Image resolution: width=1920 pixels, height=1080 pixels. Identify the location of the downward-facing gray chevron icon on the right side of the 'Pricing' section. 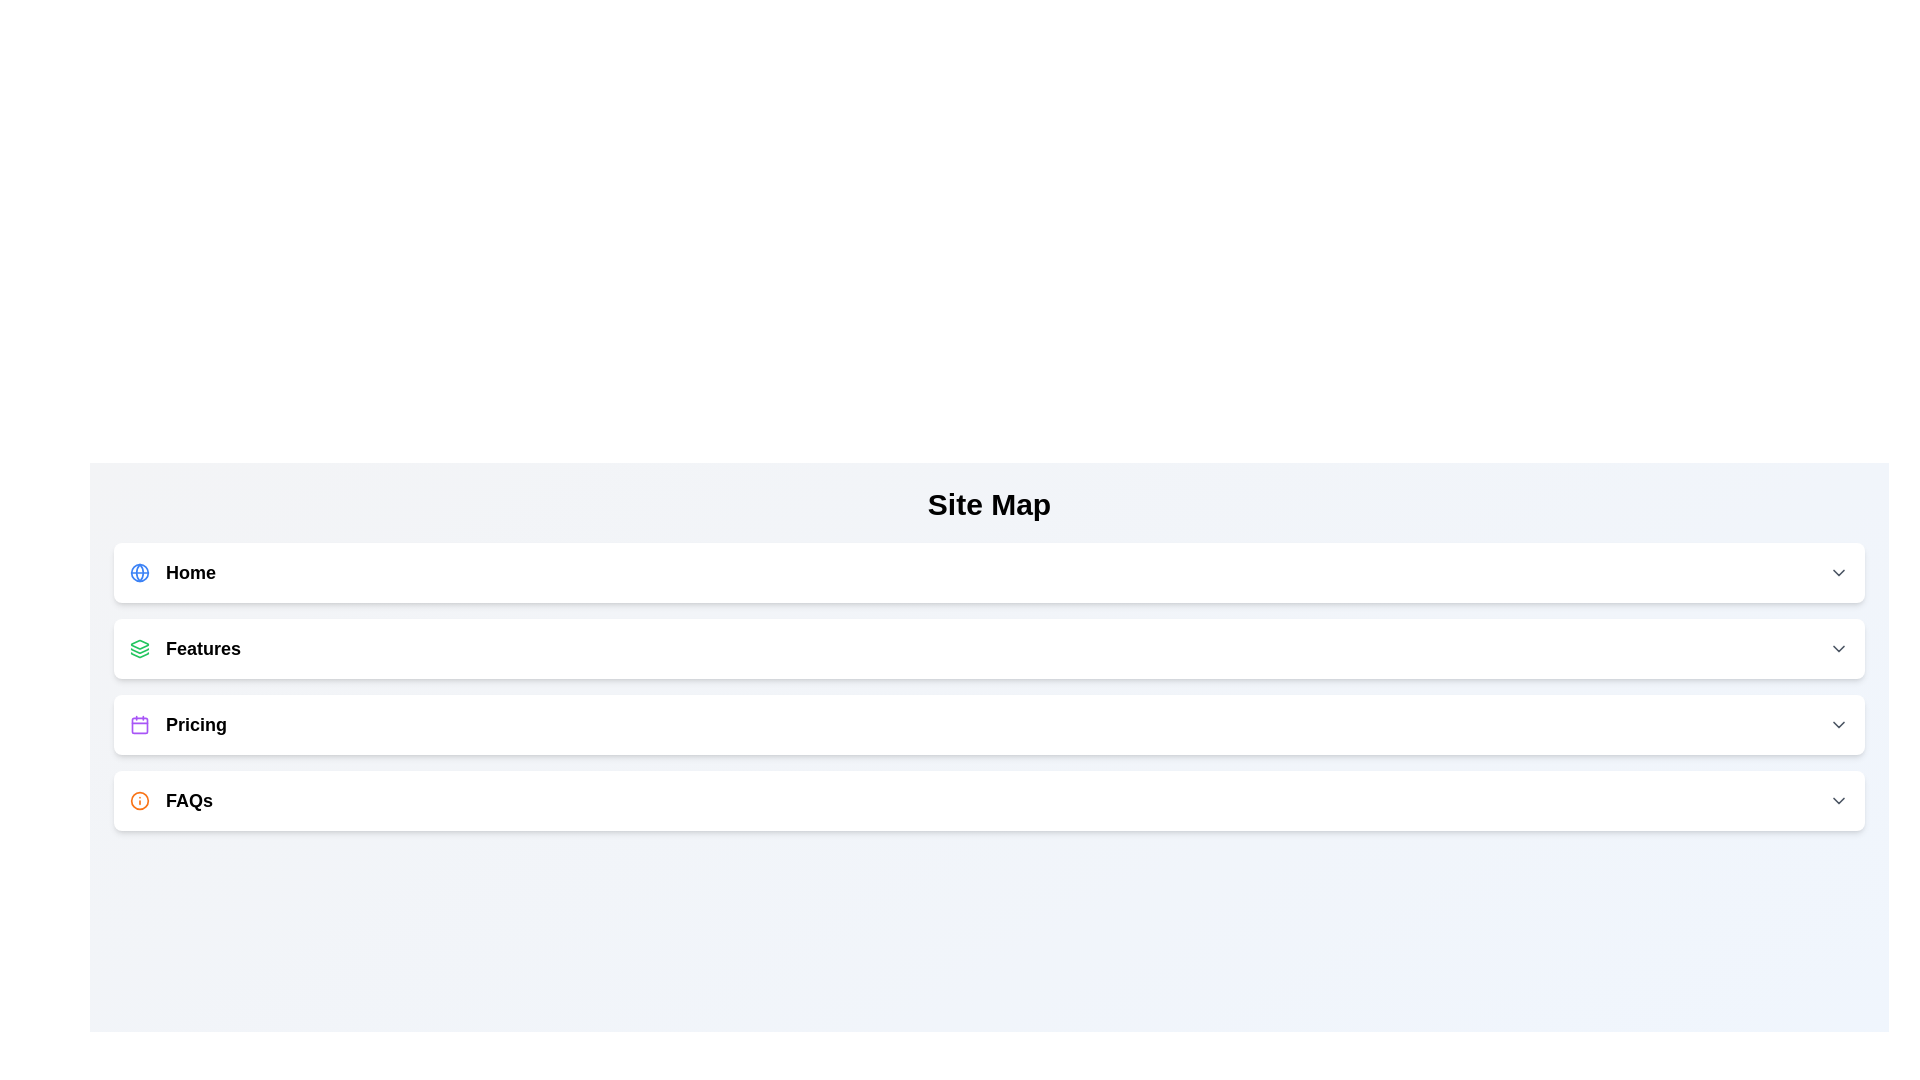
(1838, 725).